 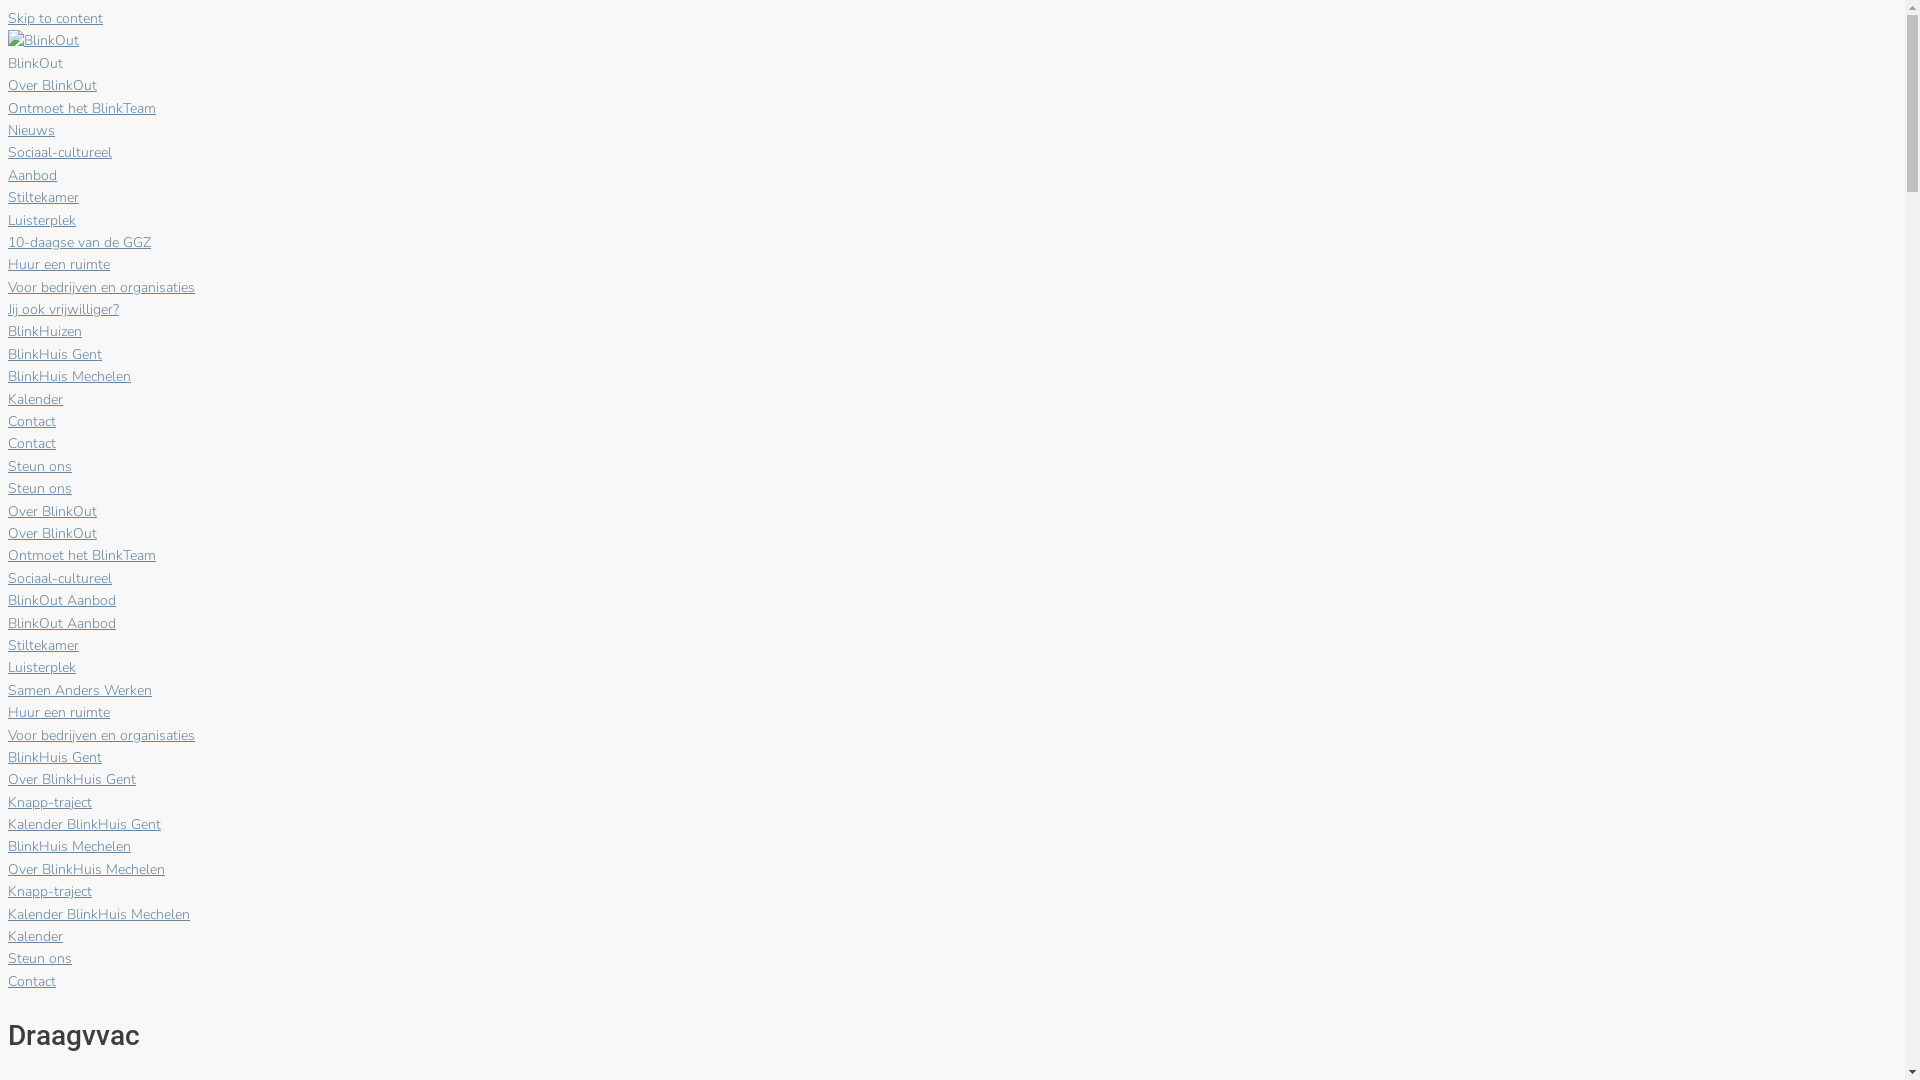 I want to click on 'BlinkOut Aanbod', so click(x=62, y=622).